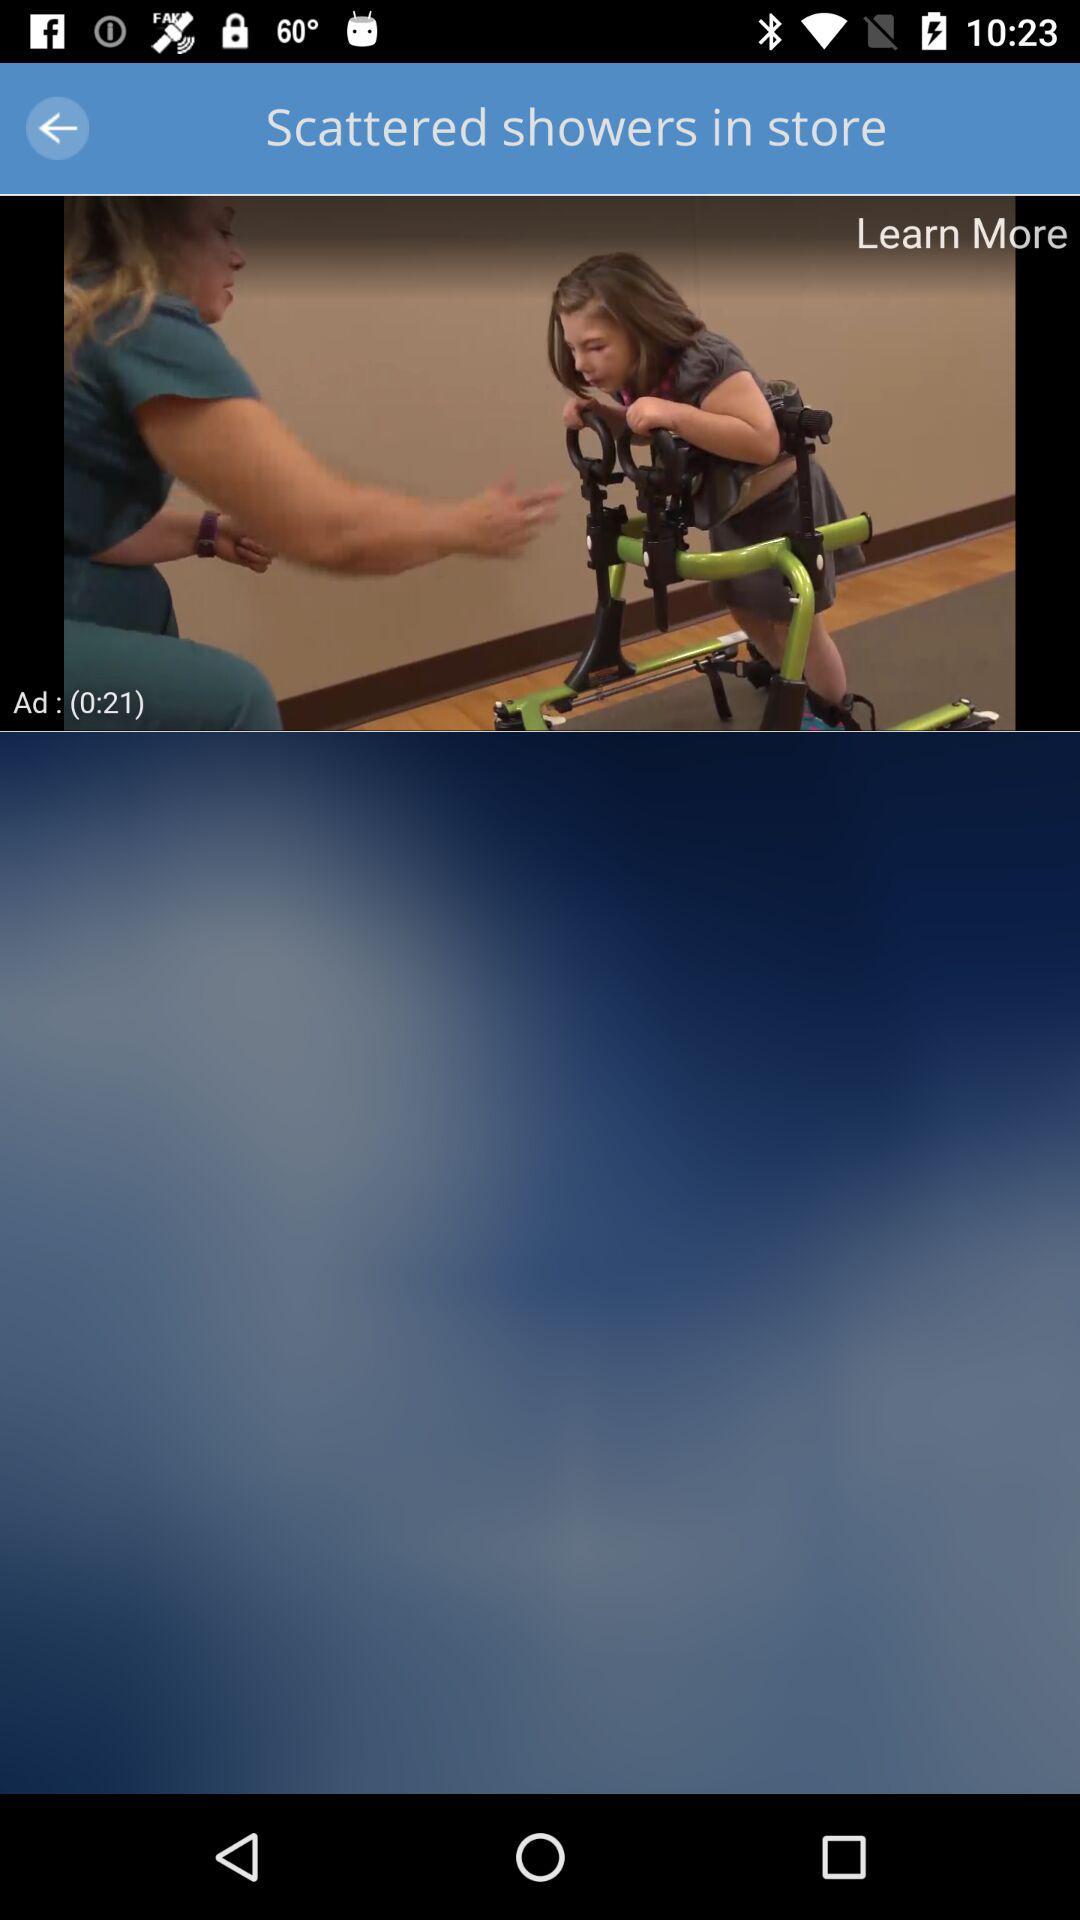  Describe the element at coordinates (56, 127) in the screenshot. I see `the arrow_backward icon` at that location.